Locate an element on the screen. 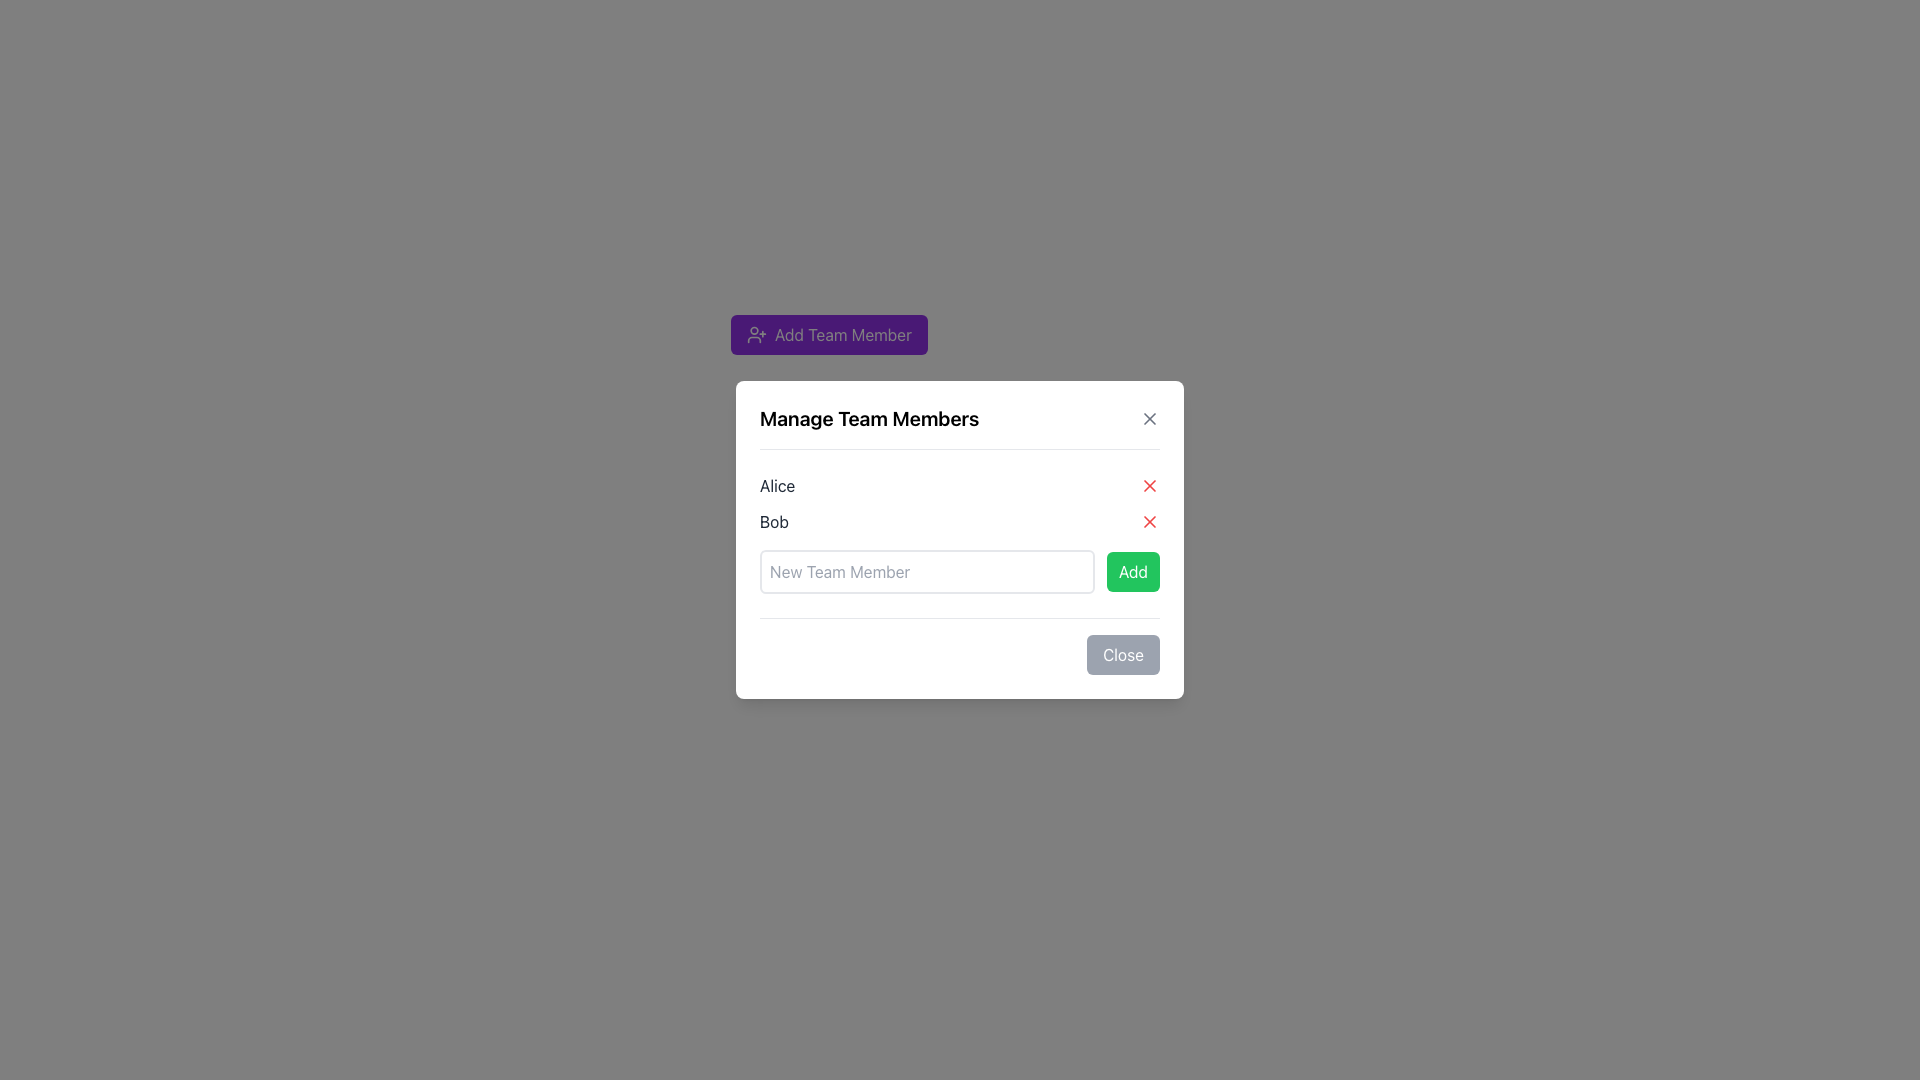 This screenshot has height=1080, width=1920. the delete button associated with user 'Bob' to change its color is located at coordinates (1150, 520).